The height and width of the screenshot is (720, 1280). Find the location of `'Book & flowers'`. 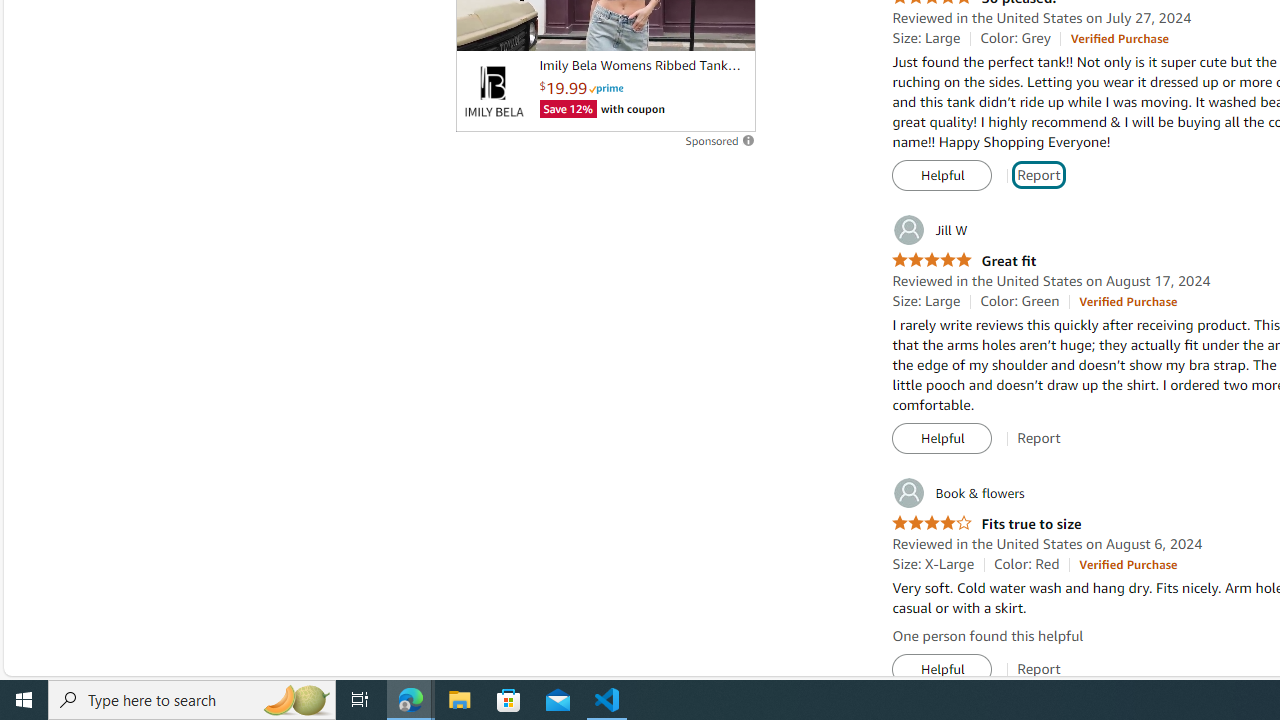

'Book & flowers' is located at coordinates (957, 493).